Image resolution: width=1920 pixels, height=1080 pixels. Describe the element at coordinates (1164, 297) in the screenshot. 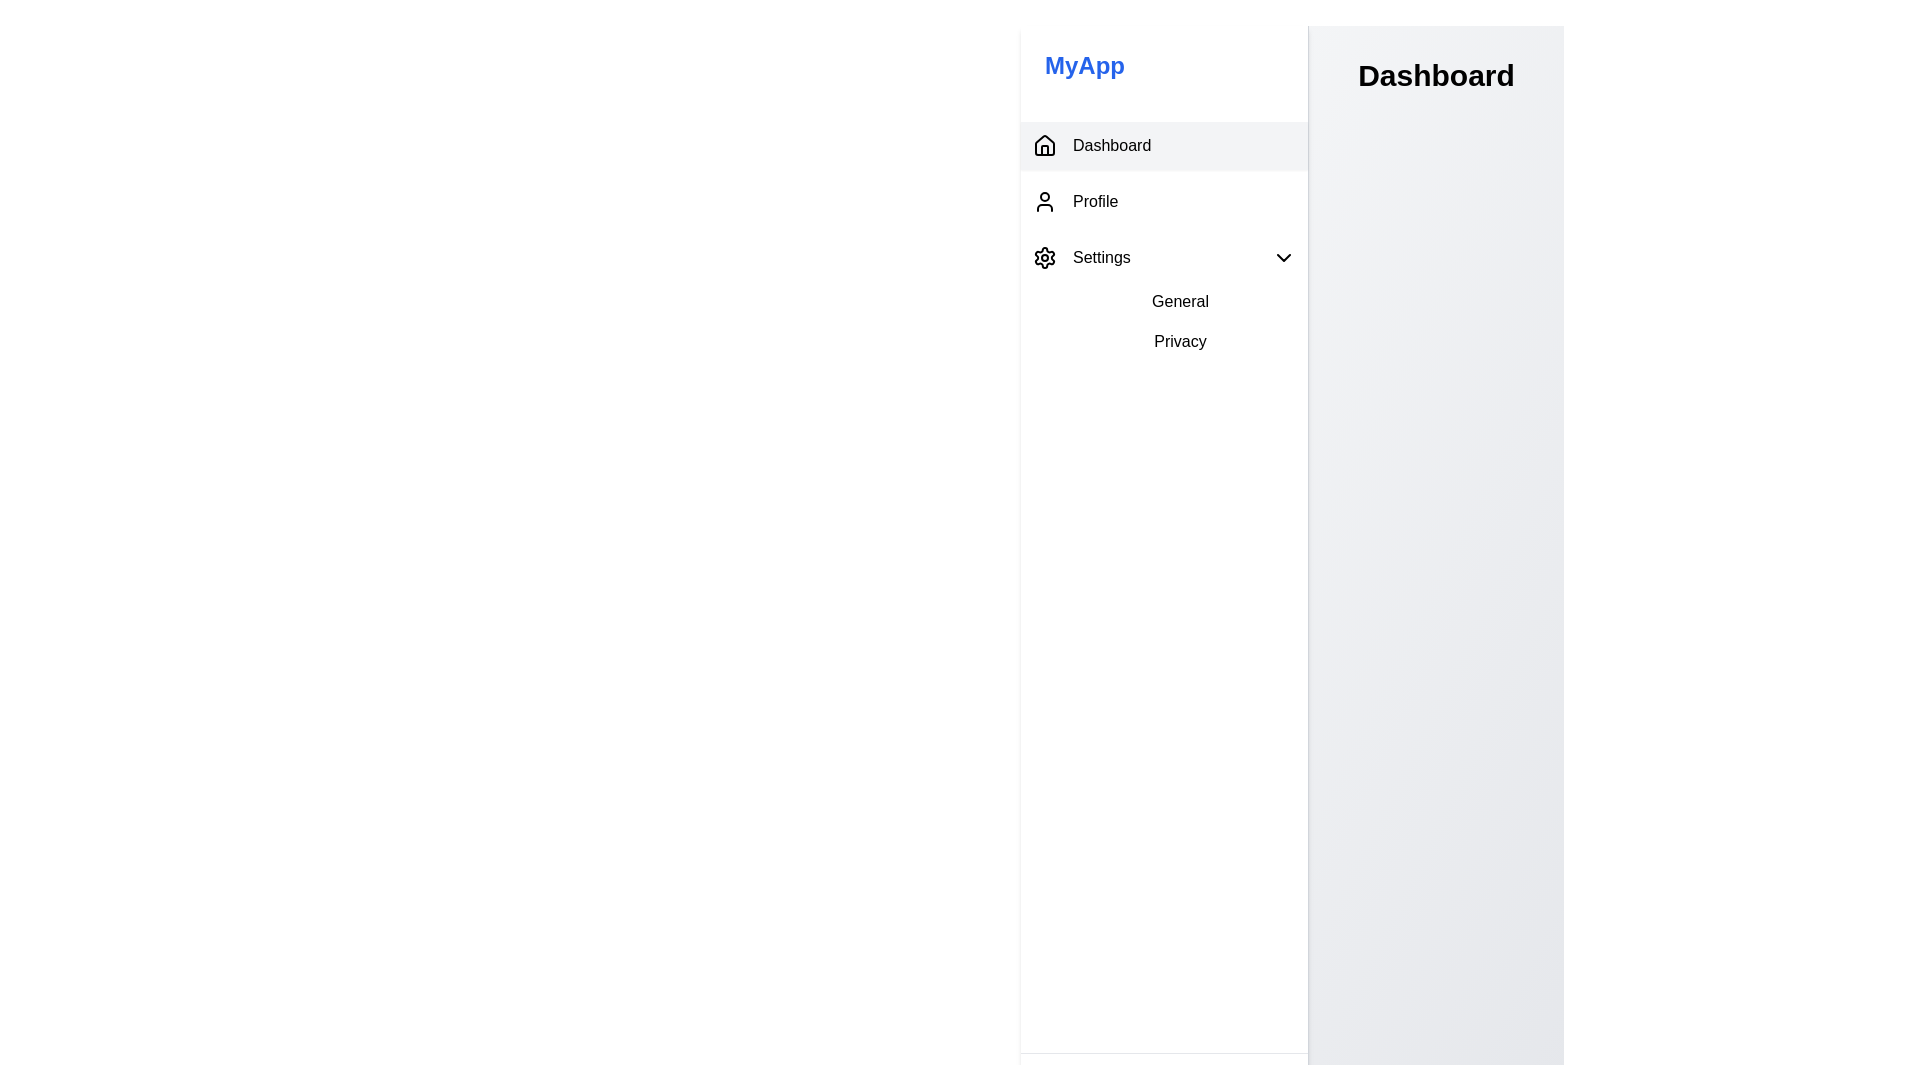

I see `the 'General' label located in the left navigation panel, positioned below the 'Settings' title and above the 'Privacy' label` at that location.